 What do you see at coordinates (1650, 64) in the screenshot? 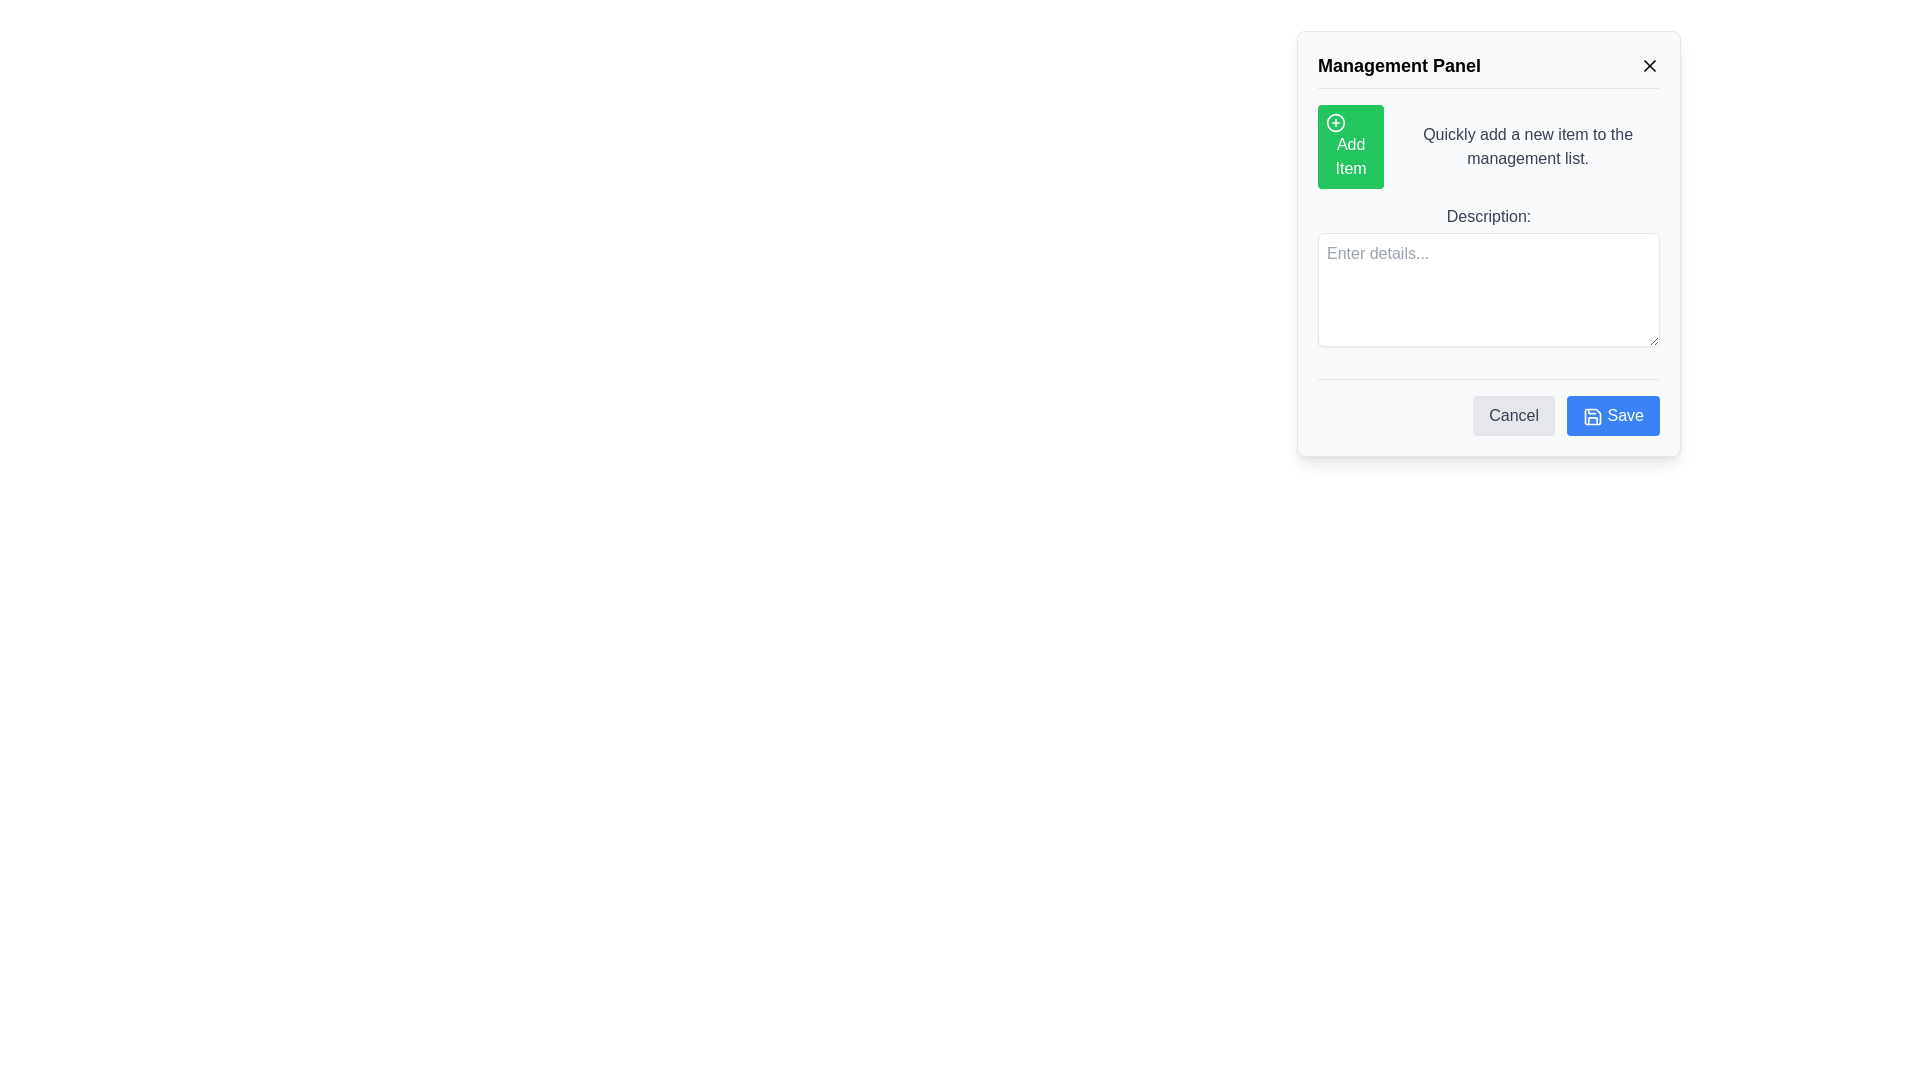
I see `the close icon button located in the top-right corner of the Management Panel header area, which resembles a minimalist 'X' symbol` at bounding box center [1650, 64].